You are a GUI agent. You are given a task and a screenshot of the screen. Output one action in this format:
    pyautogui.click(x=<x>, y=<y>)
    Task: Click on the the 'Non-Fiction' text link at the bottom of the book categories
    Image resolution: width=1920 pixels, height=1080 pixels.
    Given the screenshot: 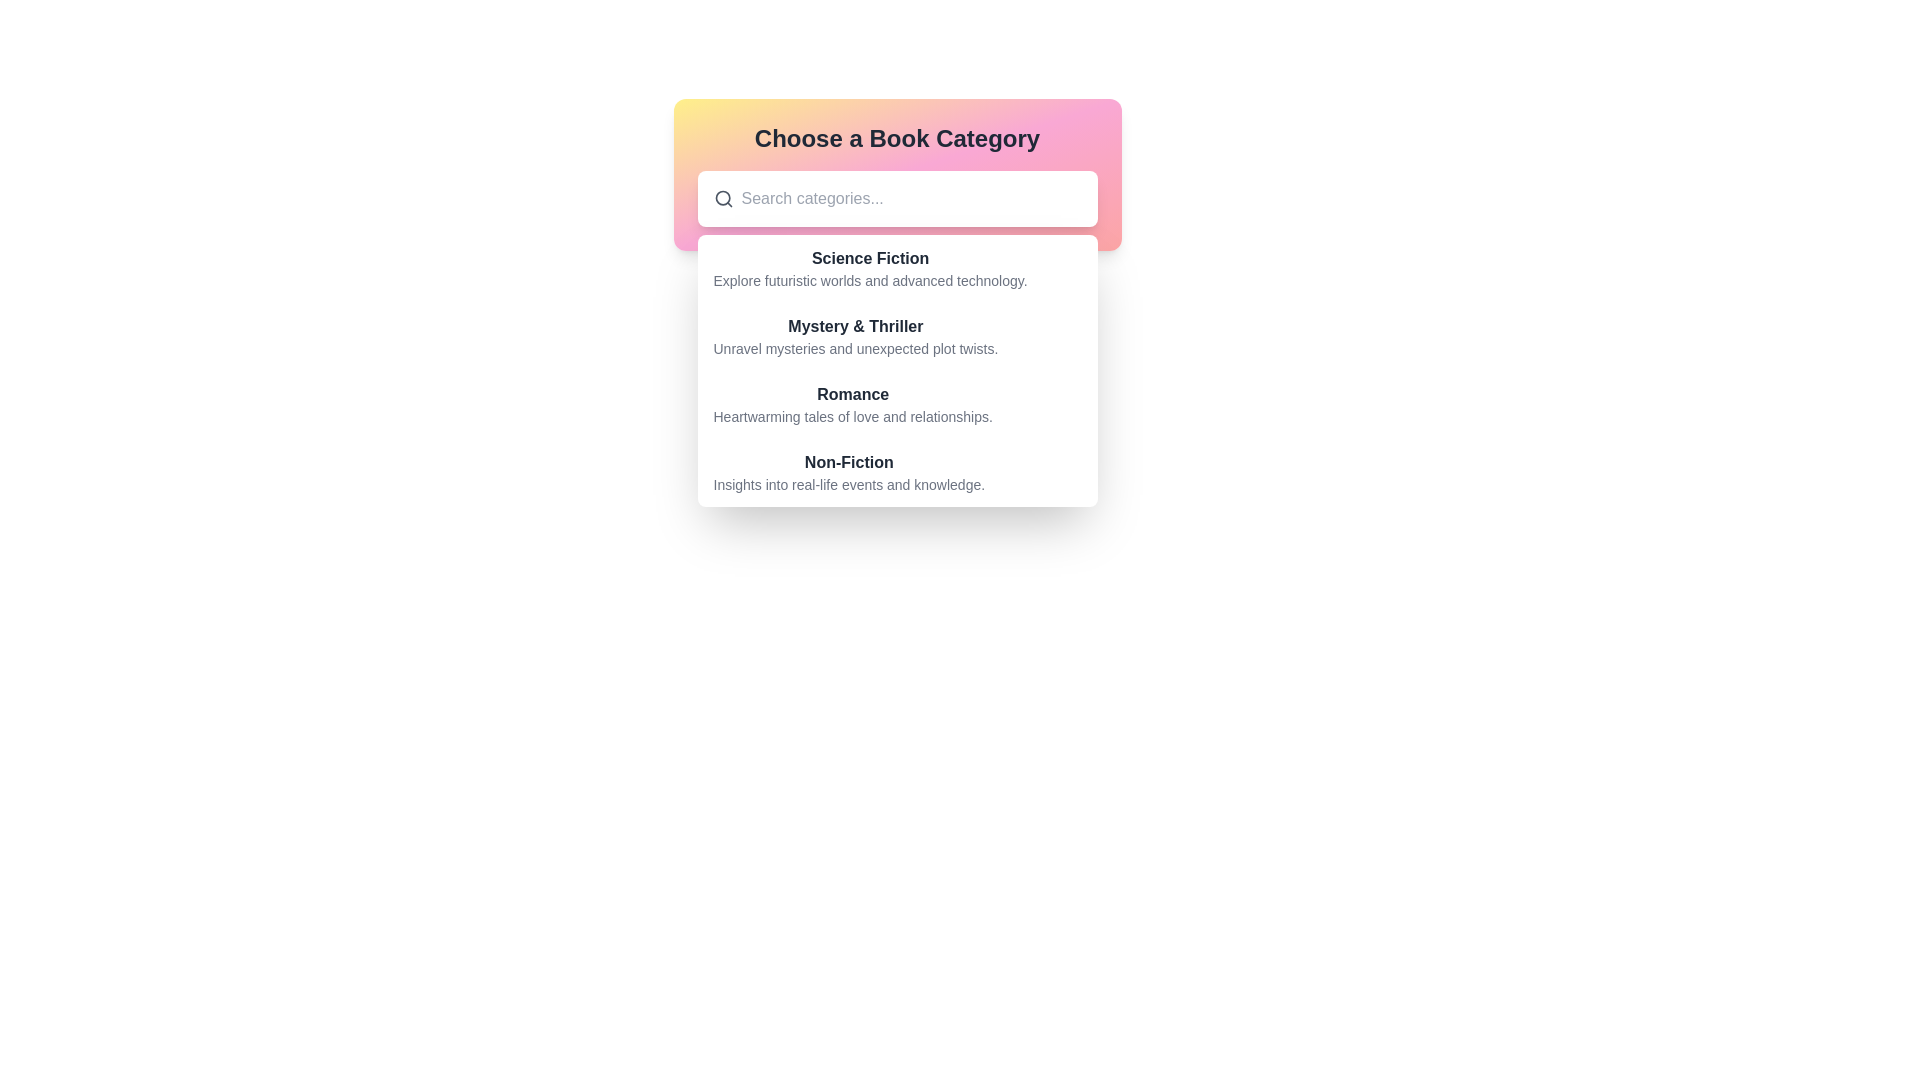 What is the action you would take?
    pyautogui.click(x=849, y=473)
    